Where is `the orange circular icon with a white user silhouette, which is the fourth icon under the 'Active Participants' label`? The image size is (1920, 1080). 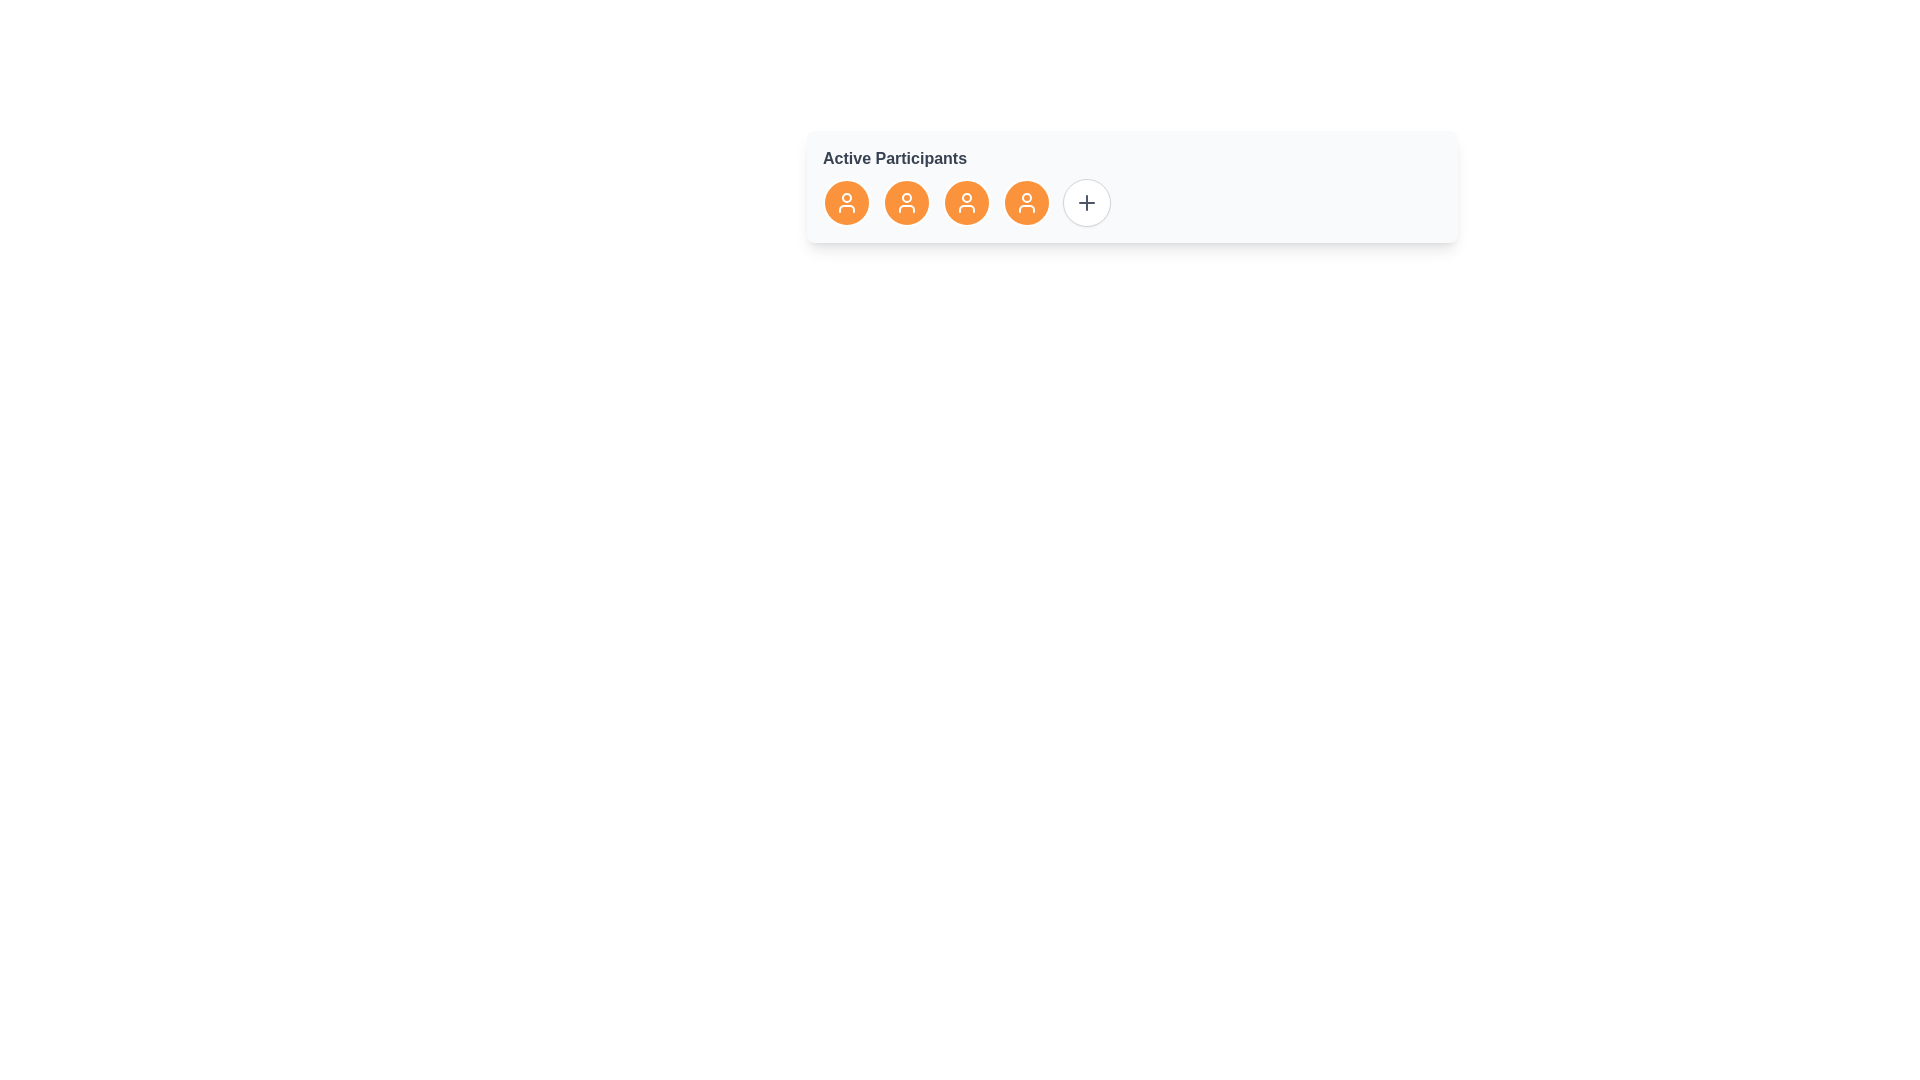 the orange circular icon with a white user silhouette, which is the fourth icon under the 'Active Participants' label is located at coordinates (1027, 203).